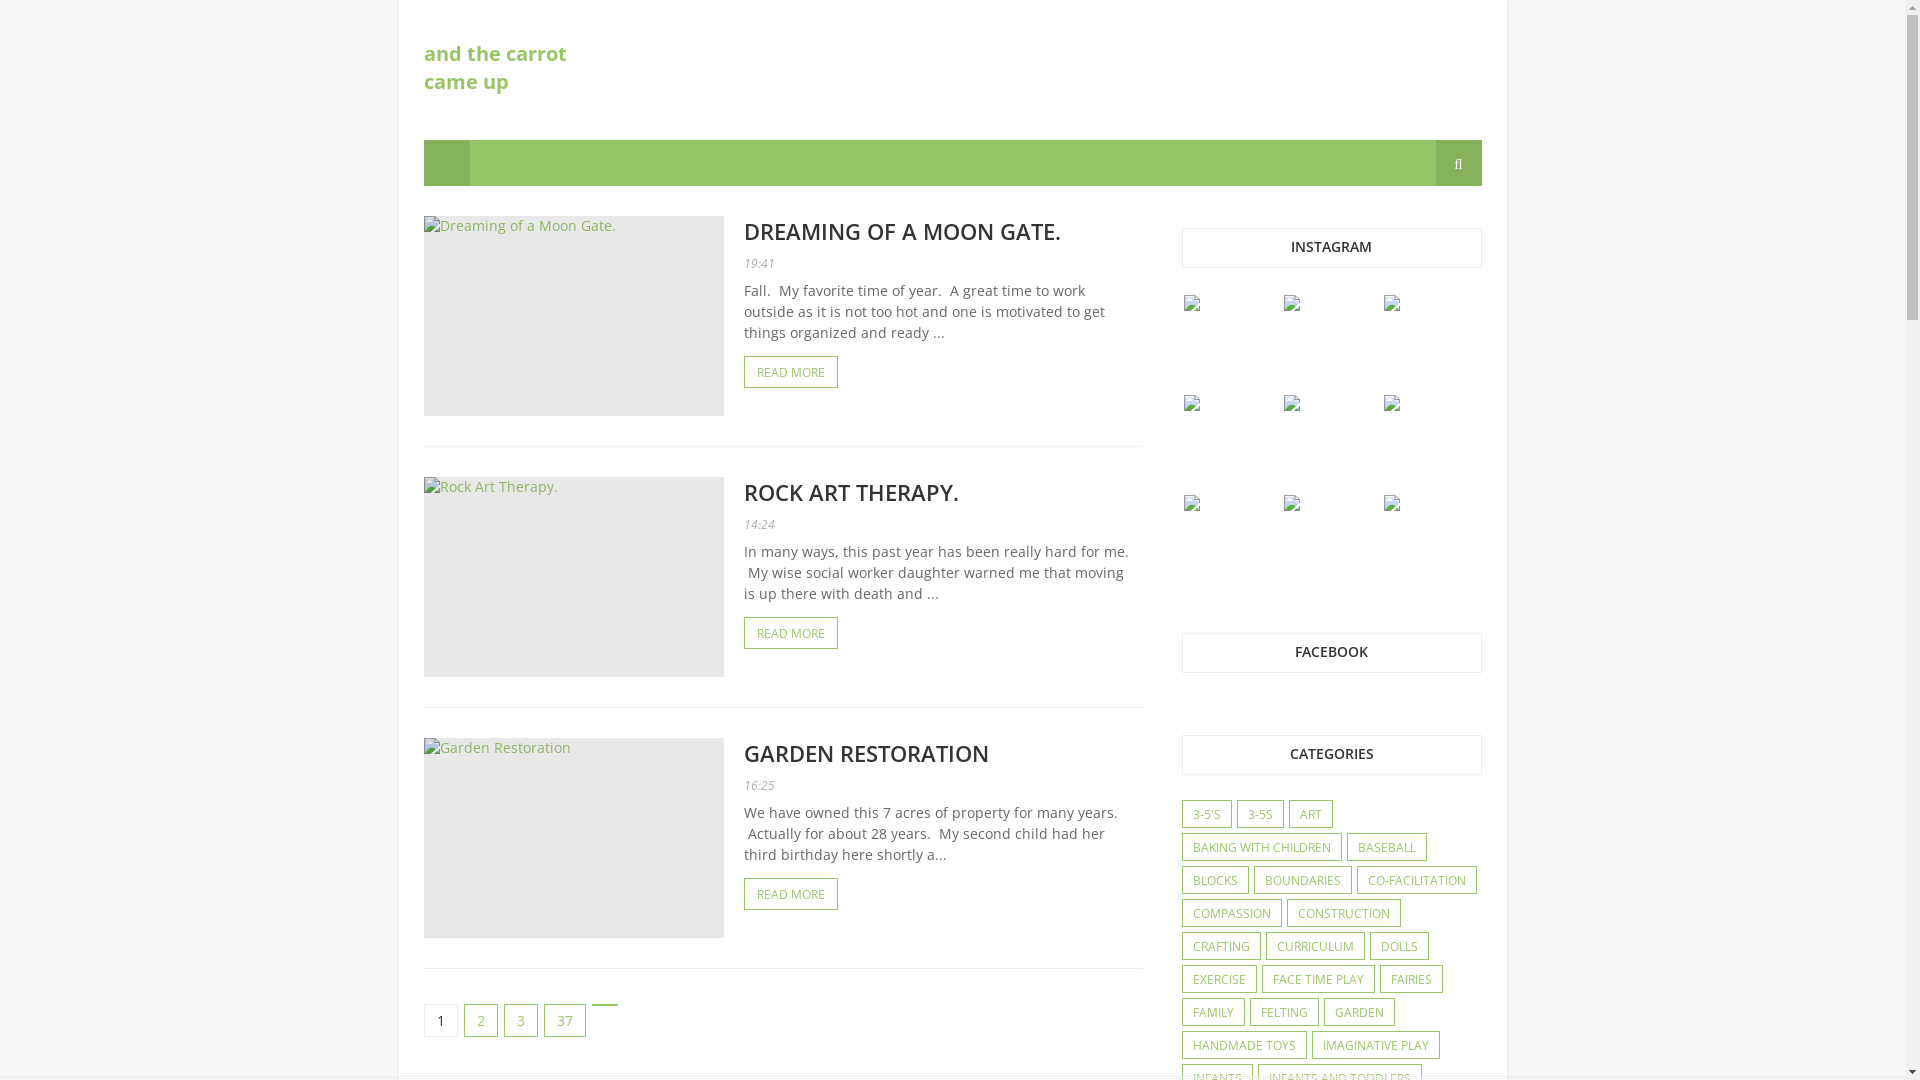 The height and width of the screenshot is (1080, 1920). Describe the element at coordinates (1213, 879) in the screenshot. I see `'BLOCKS'` at that location.